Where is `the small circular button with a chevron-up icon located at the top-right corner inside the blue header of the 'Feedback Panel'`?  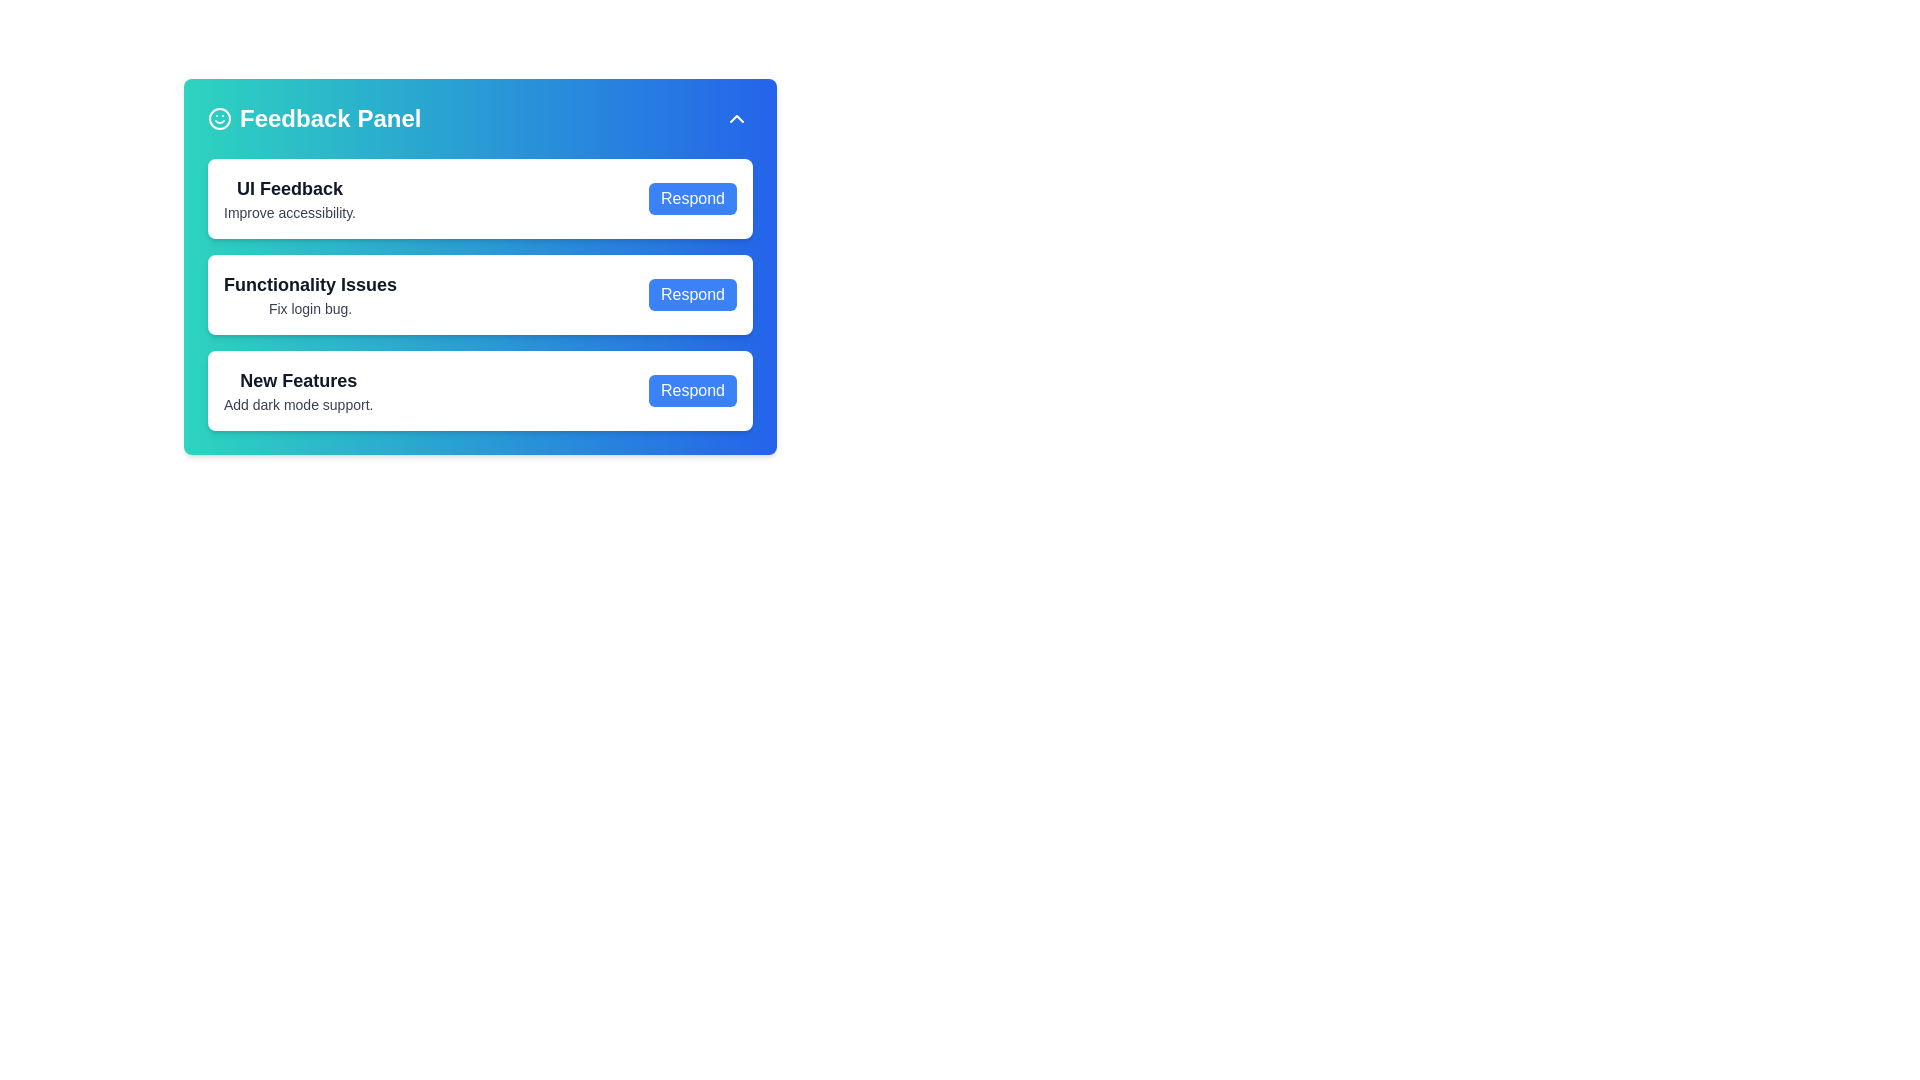 the small circular button with a chevron-up icon located at the top-right corner inside the blue header of the 'Feedback Panel' is located at coordinates (736, 119).